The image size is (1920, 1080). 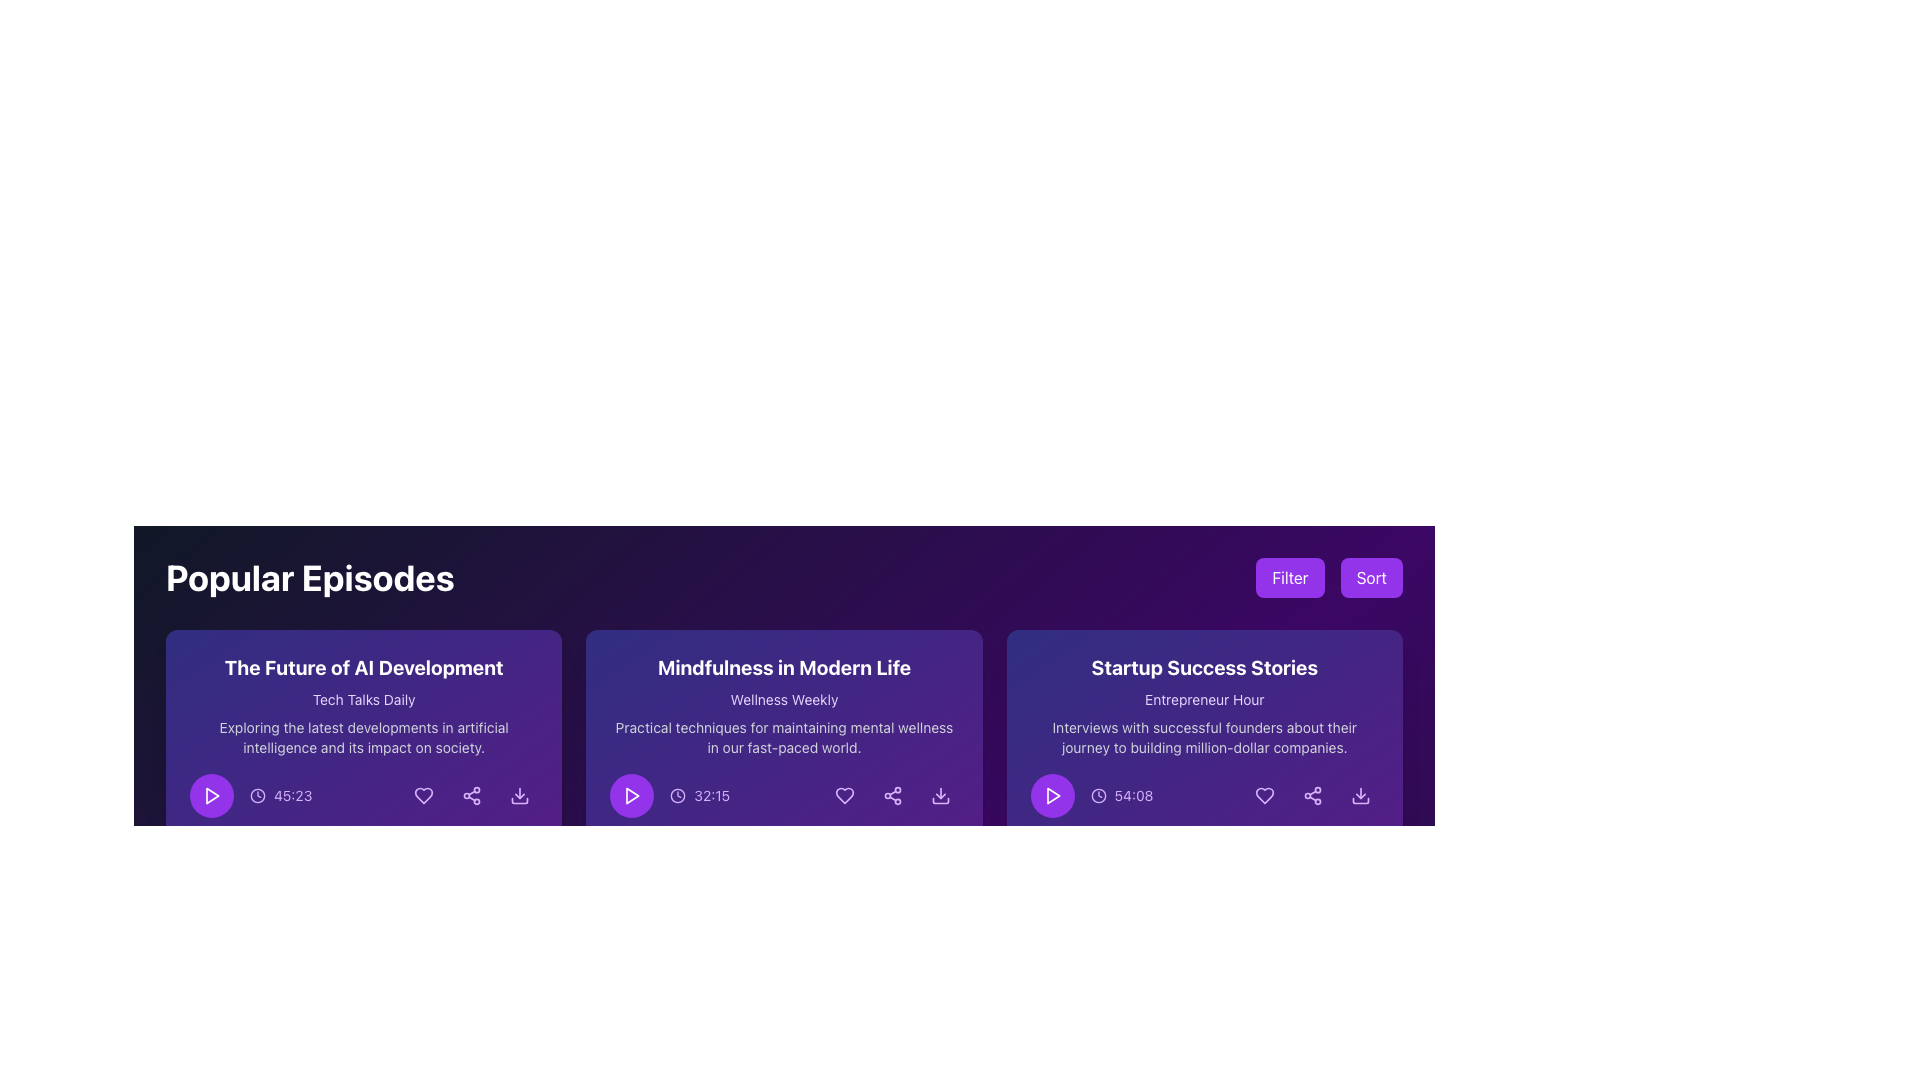 What do you see at coordinates (1203, 837) in the screenshot?
I see `the progress bar located at the bottom edge of the 'Startup Success Stories' card, just above the text displaying the number of listeners` at bounding box center [1203, 837].